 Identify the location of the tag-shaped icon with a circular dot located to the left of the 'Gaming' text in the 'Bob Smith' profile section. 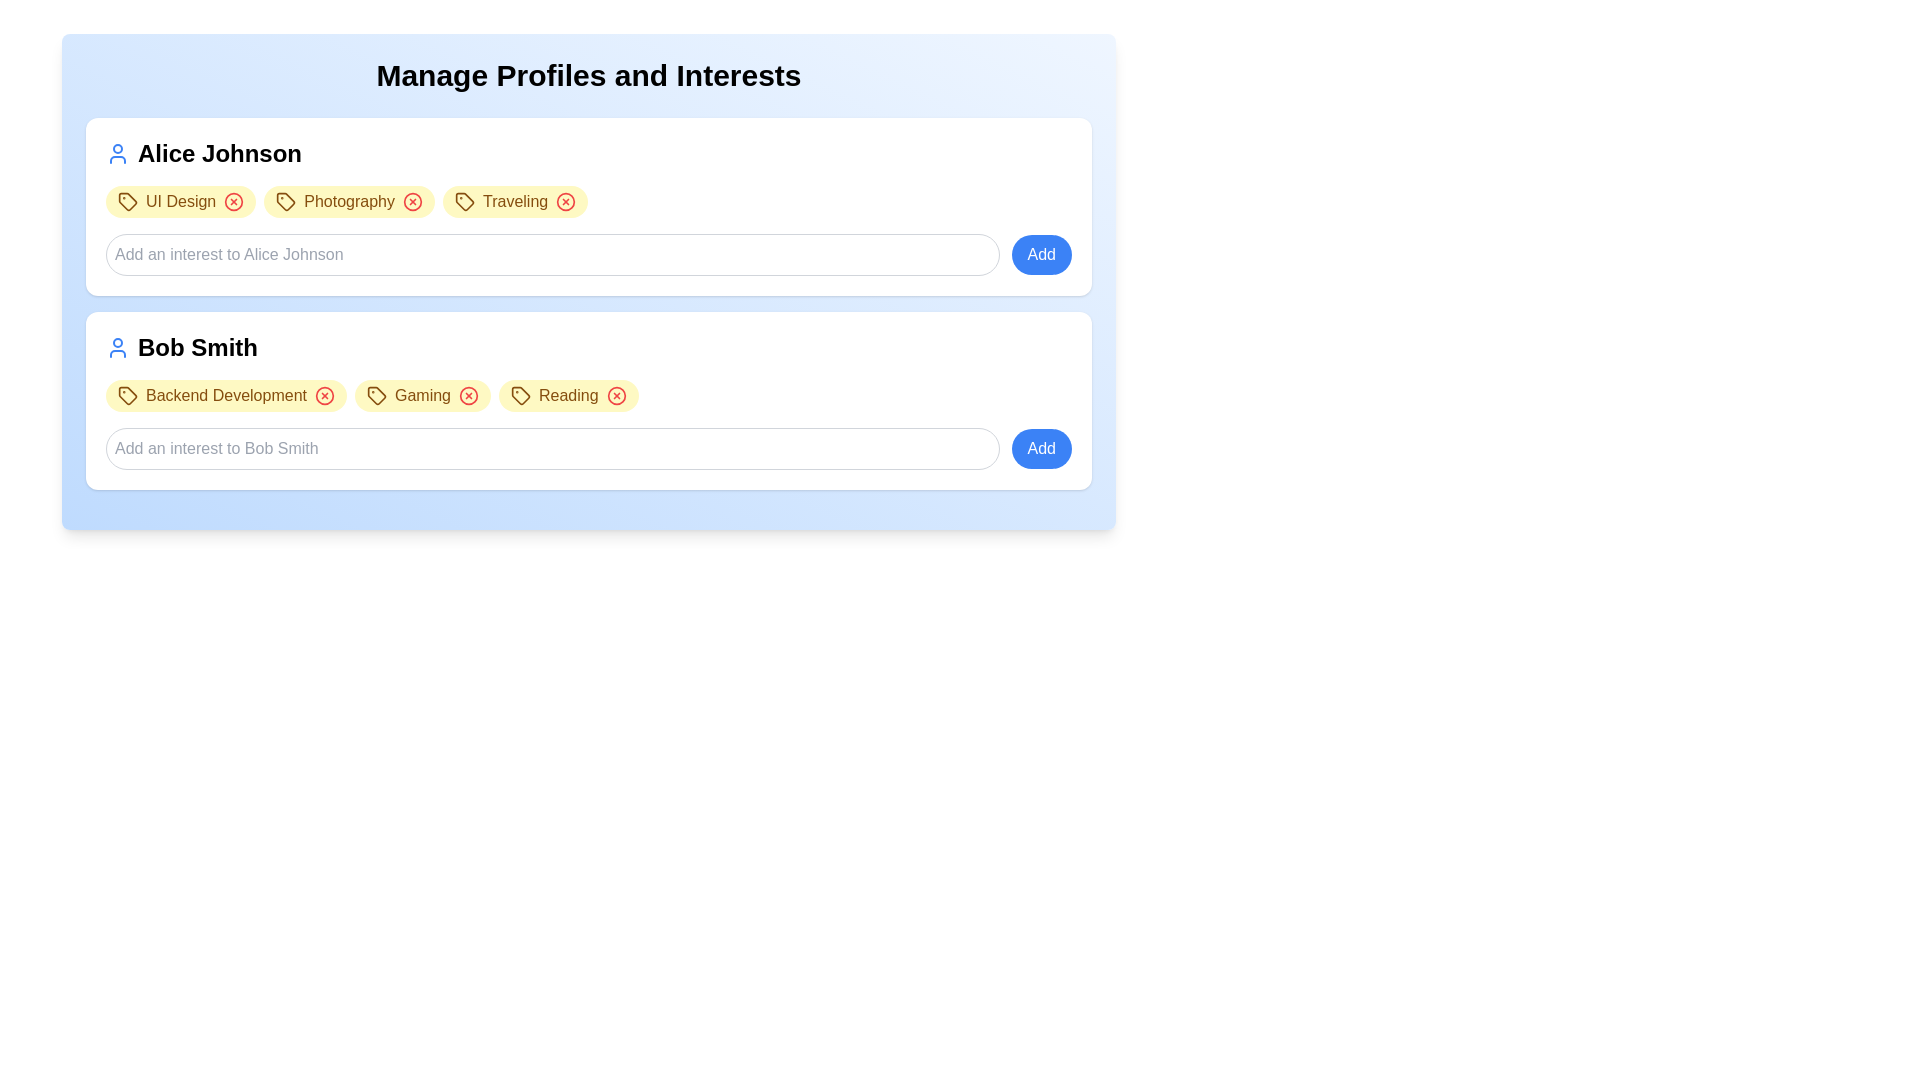
(376, 396).